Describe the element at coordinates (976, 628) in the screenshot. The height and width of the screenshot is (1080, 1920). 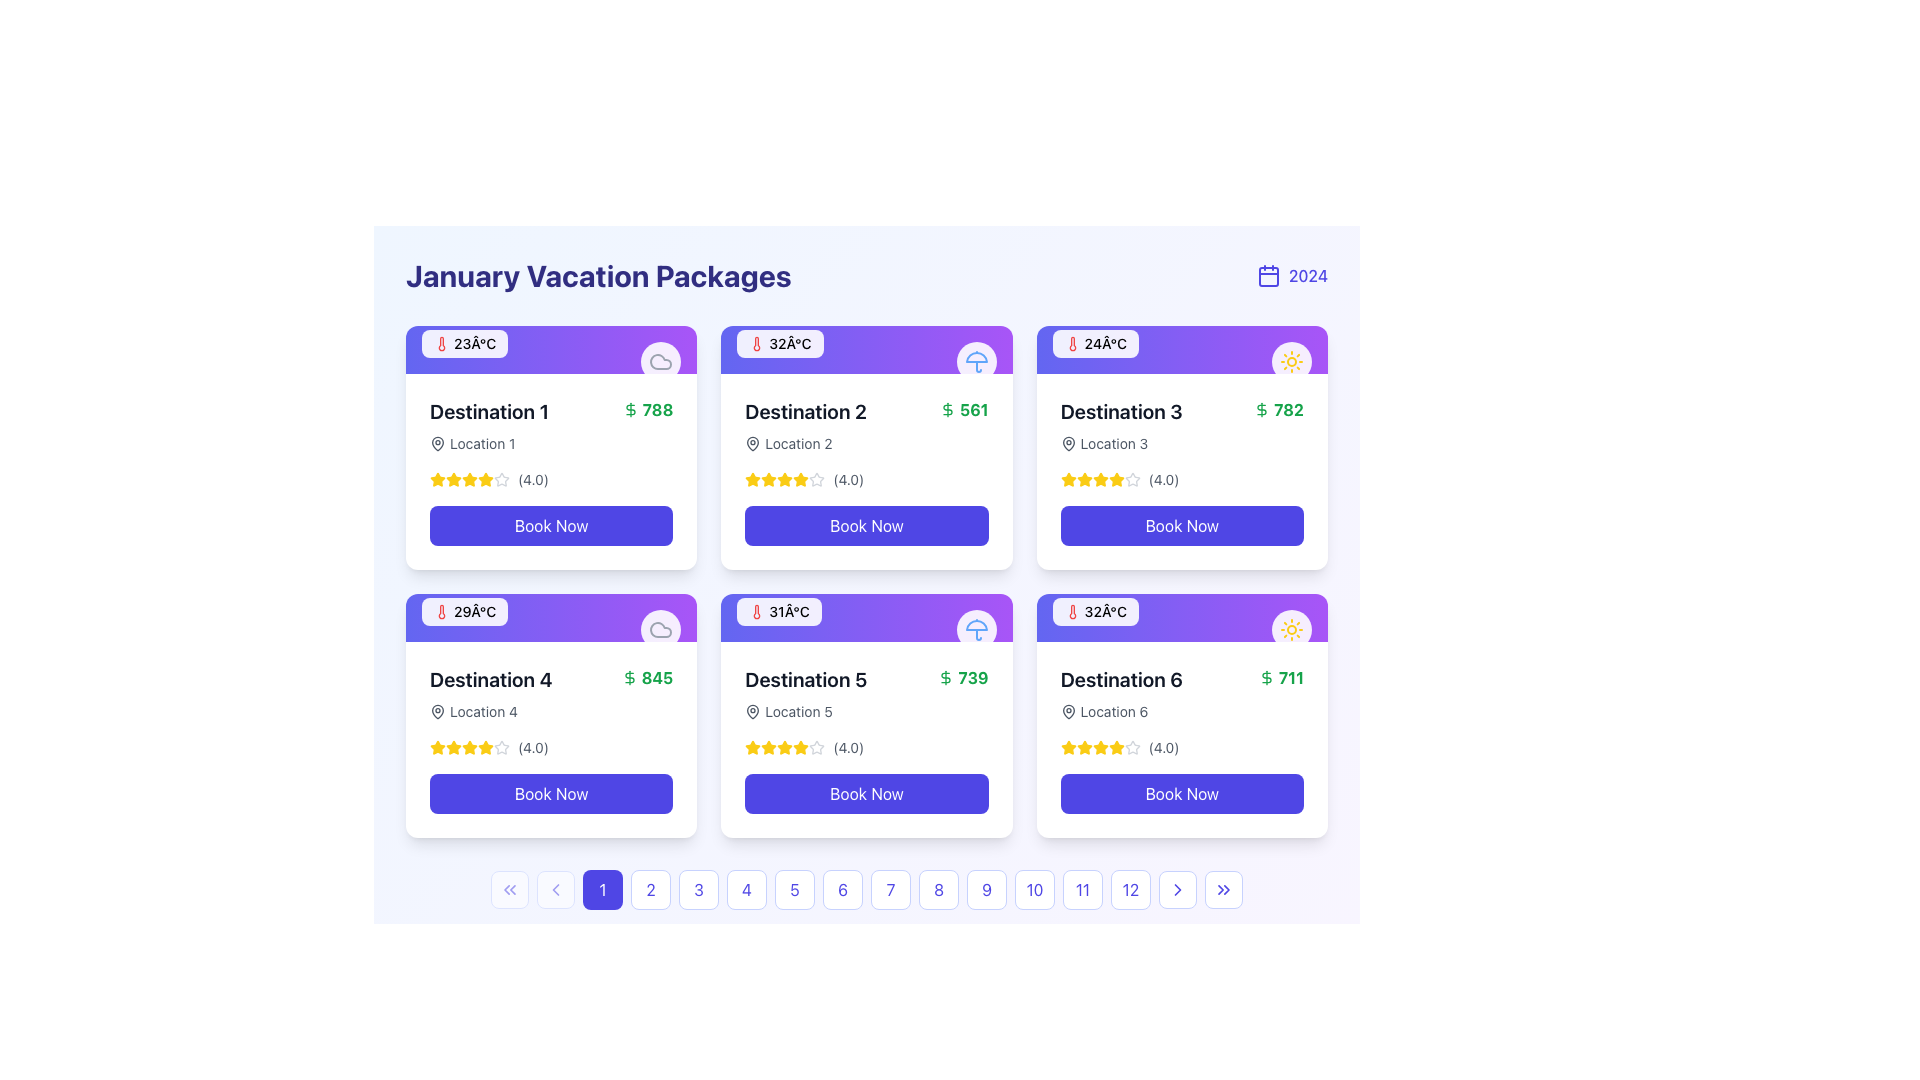
I see `the blue umbrella icon located at the top-right corner of the second card in the grid layout` at that location.